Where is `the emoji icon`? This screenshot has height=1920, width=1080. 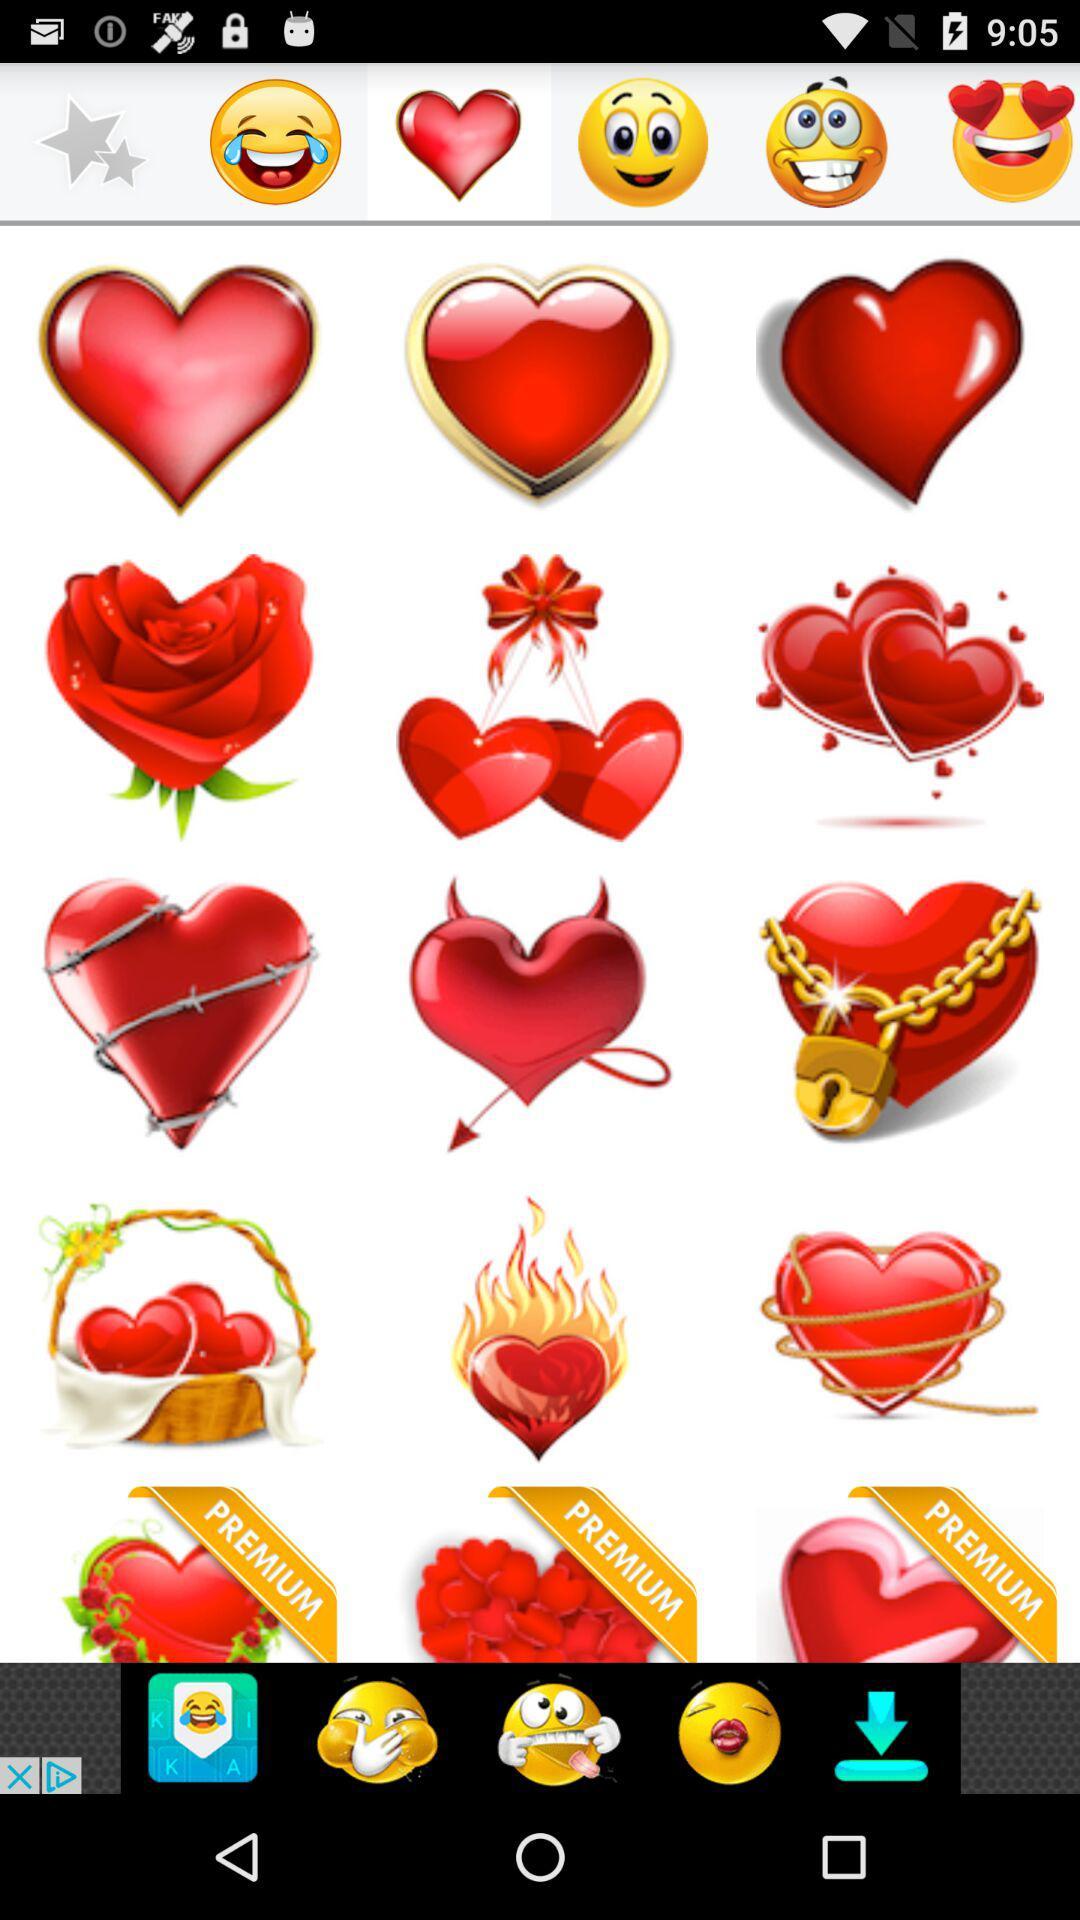 the emoji icon is located at coordinates (826, 151).